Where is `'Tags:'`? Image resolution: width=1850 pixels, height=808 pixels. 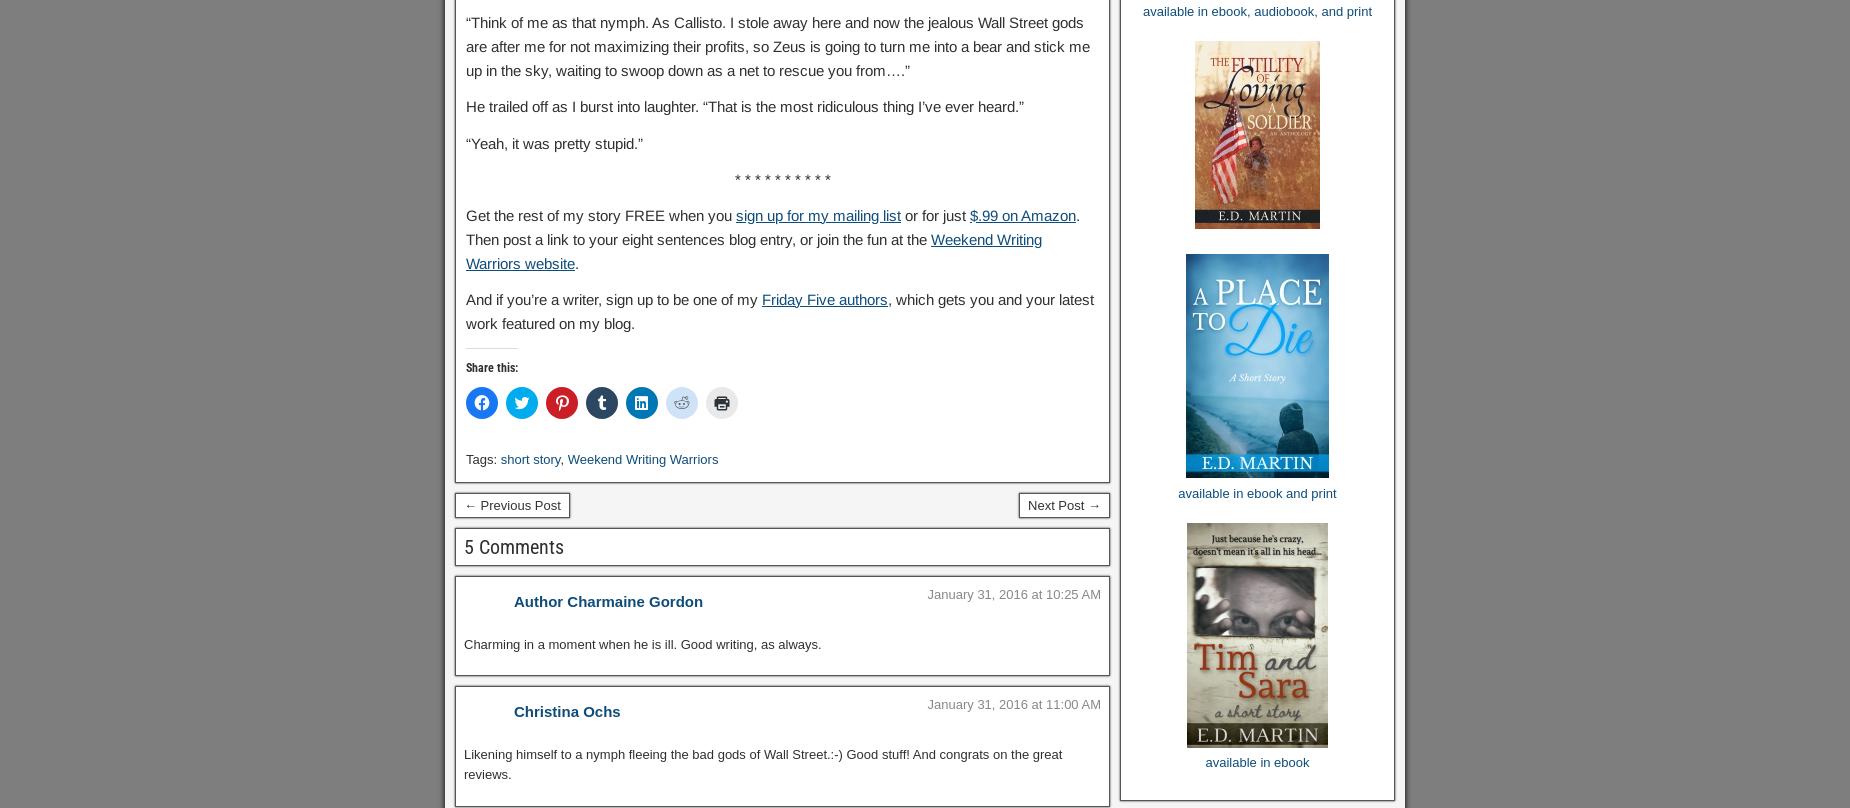 'Tags:' is located at coordinates (483, 459).